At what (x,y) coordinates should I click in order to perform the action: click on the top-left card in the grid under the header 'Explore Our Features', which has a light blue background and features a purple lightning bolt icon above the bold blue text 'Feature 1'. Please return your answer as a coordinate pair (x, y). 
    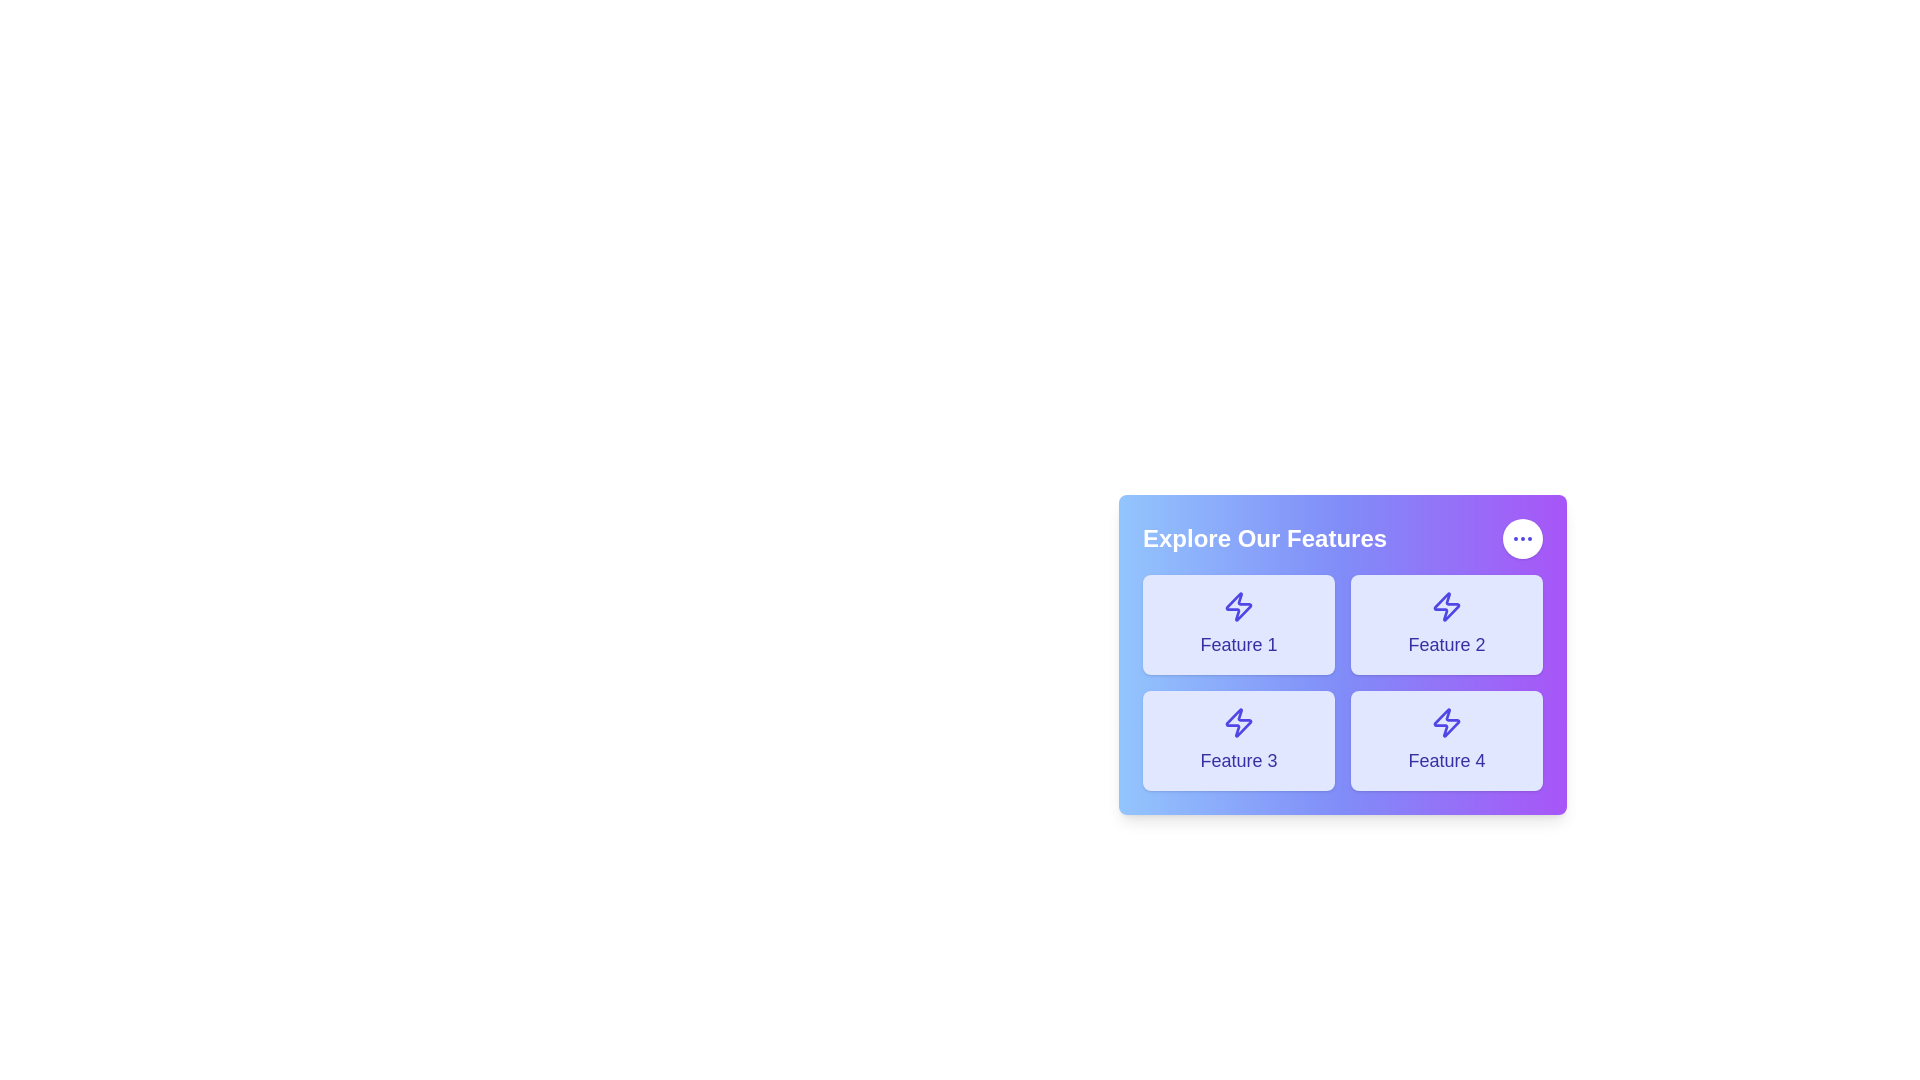
    Looking at the image, I should click on (1237, 623).